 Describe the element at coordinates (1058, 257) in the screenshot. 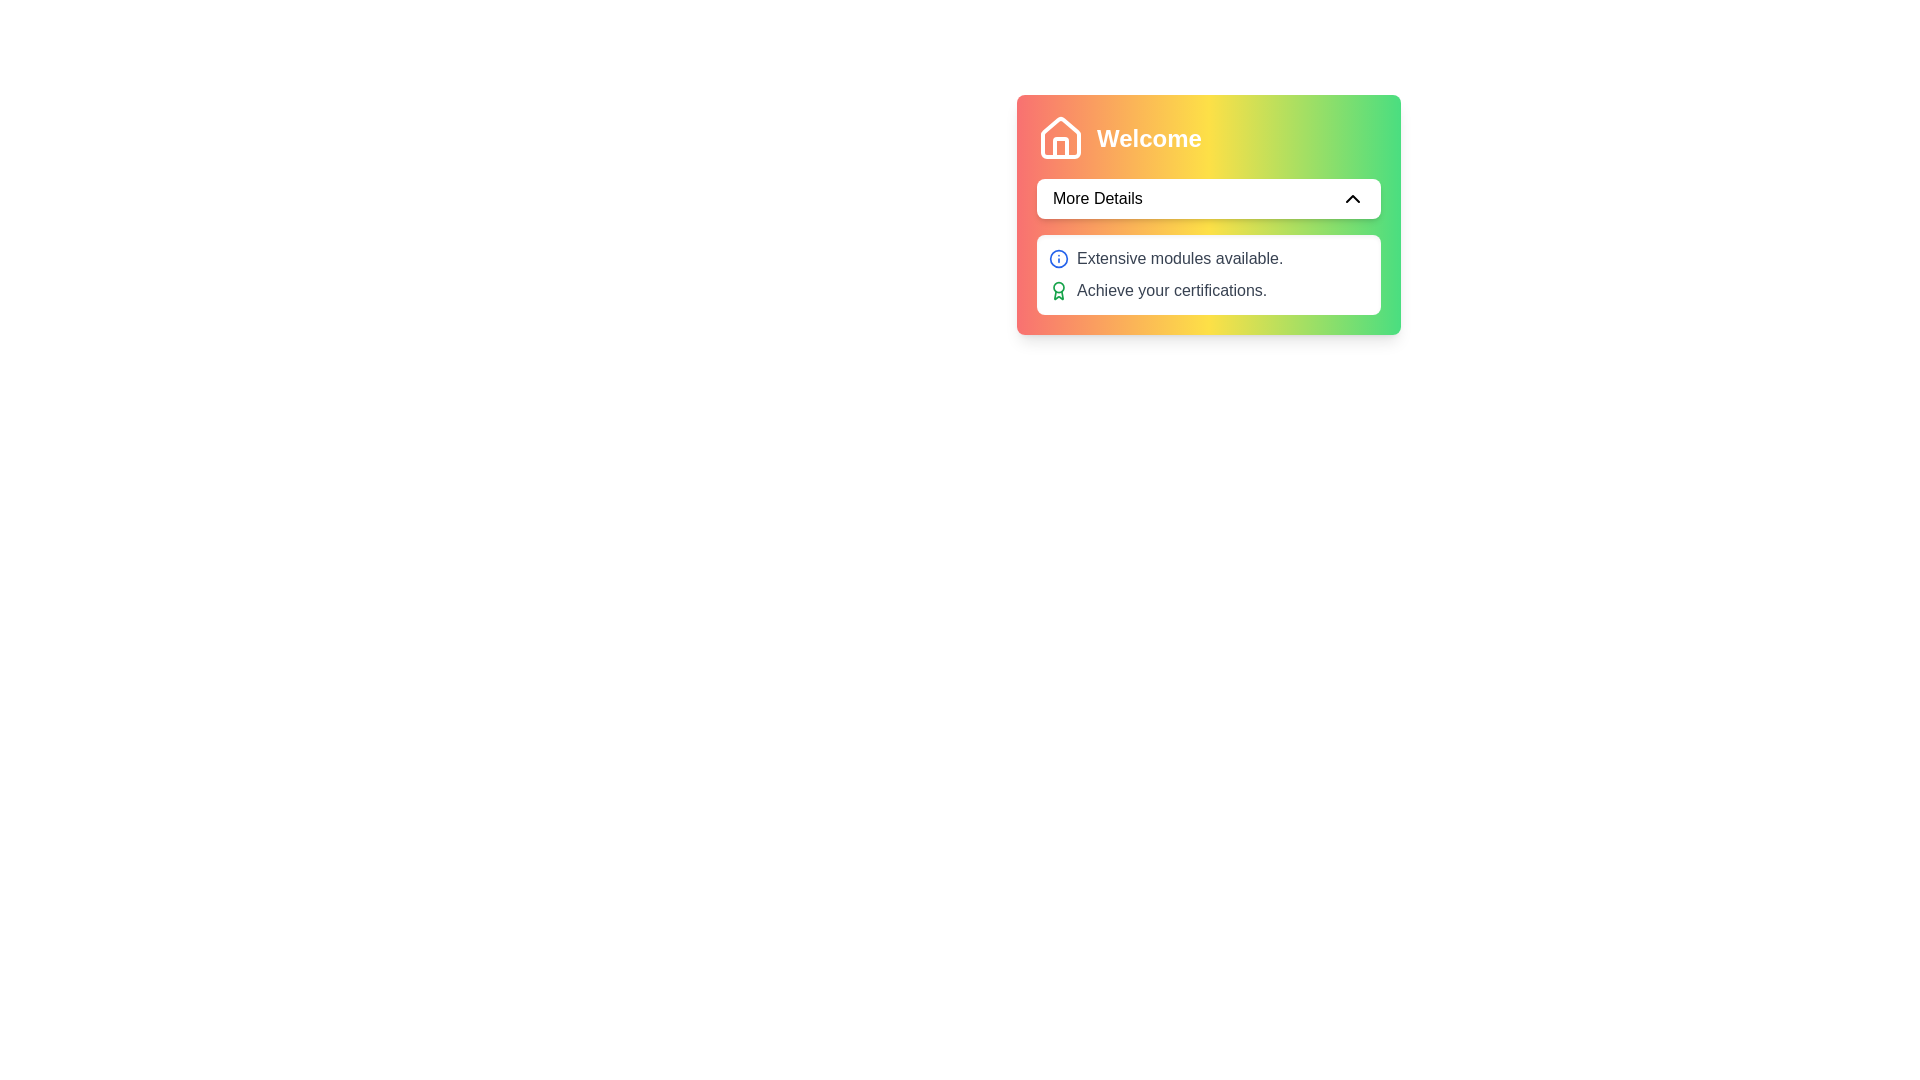

I see `the Informational Icon, which is a circular blue icon with an 'i' symbol, located to the left of the text 'Extensive modules available.'` at that location.